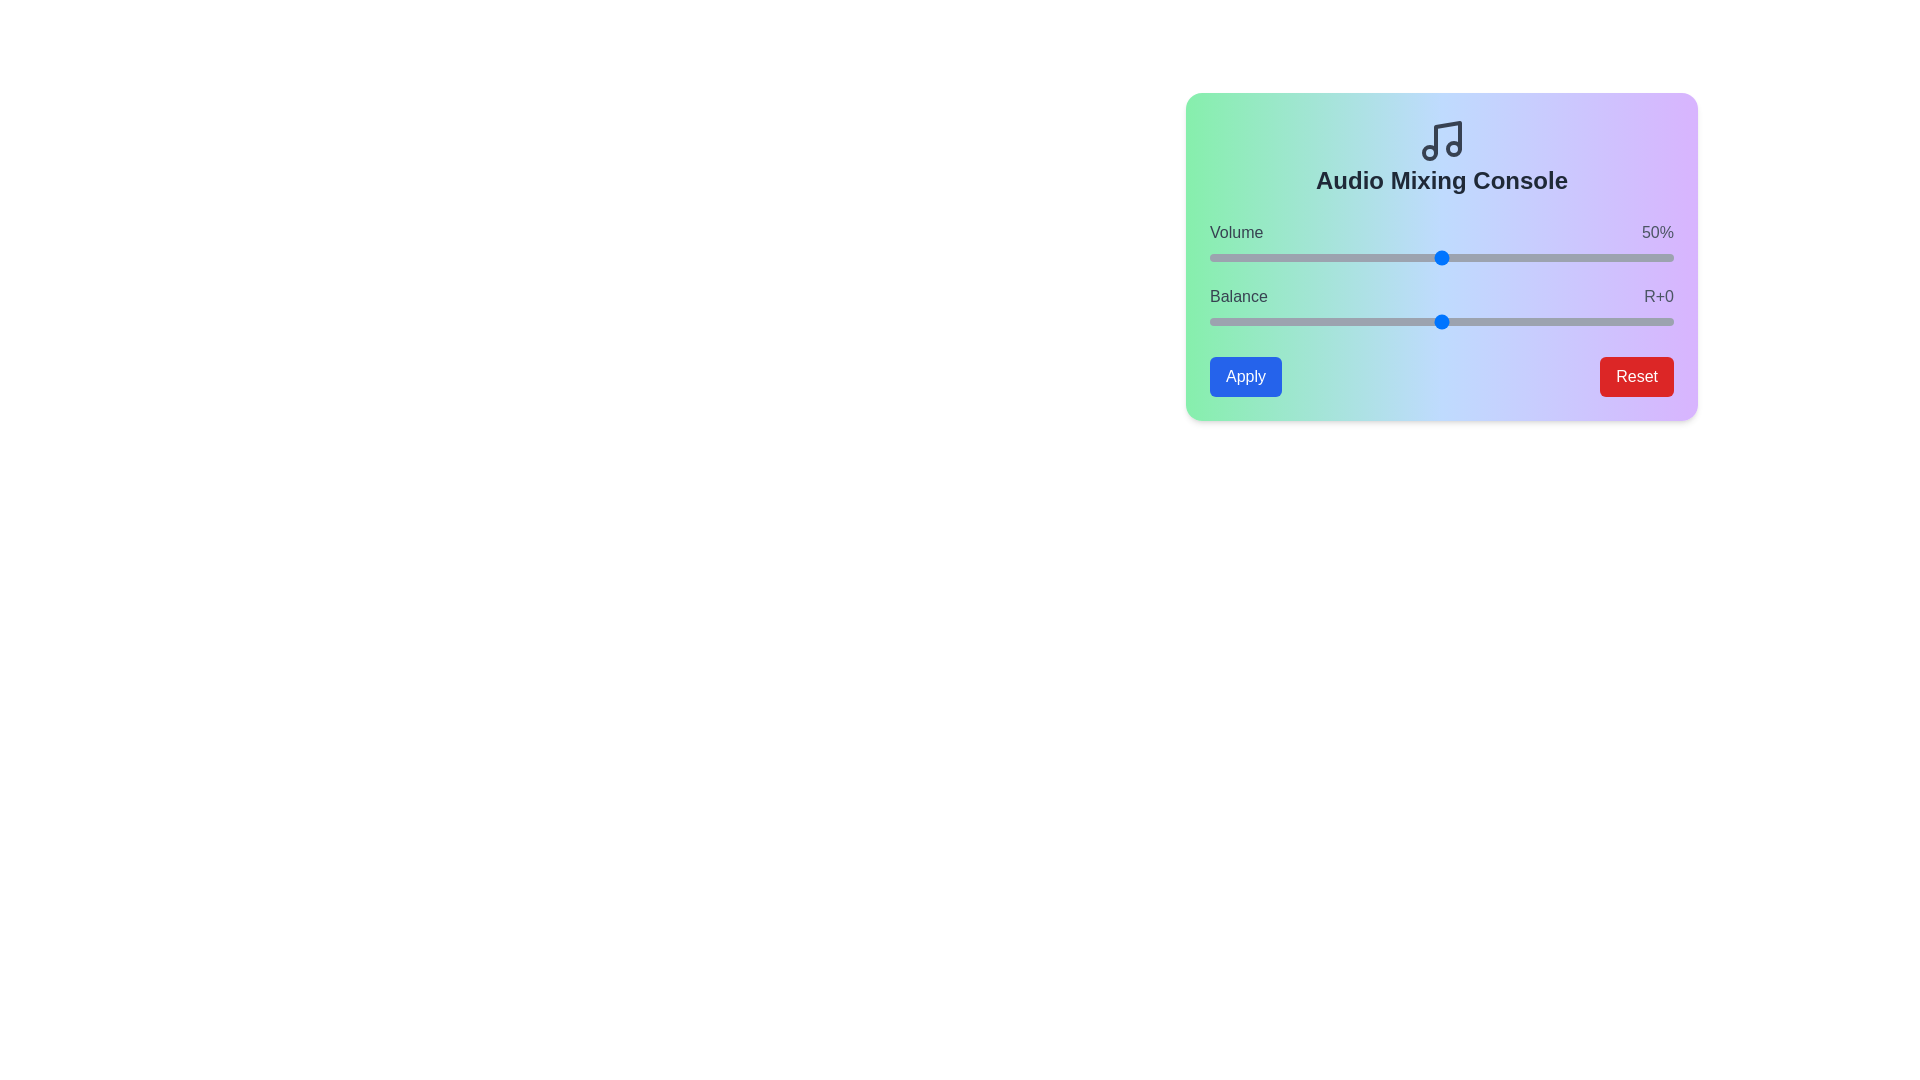 Image resolution: width=1920 pixels, height=1080 pixels. What do you see at coordinates (1451, 257) in the screenshot?
I see `the slider` at bounding box center [1451, 257].